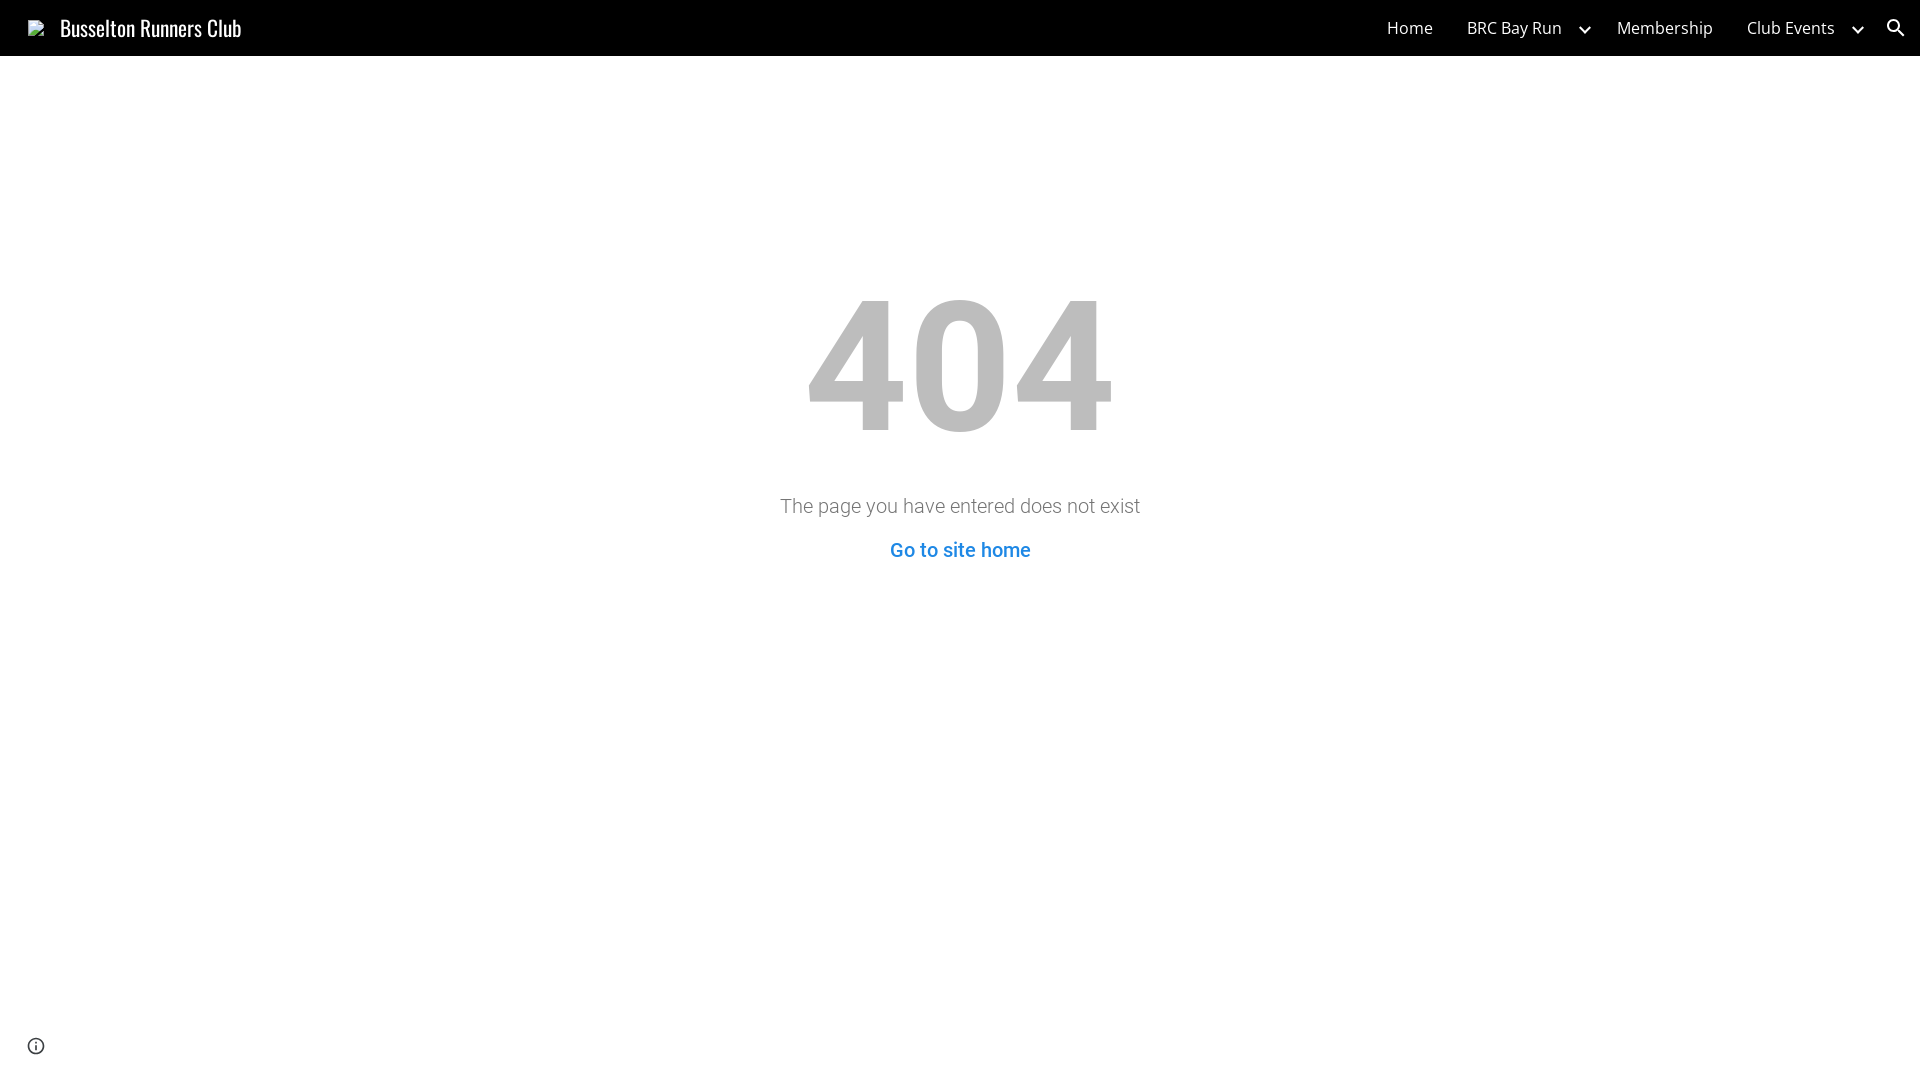 The height and width of the screenshot is (1080, 1920). What do you see at coordinates (1856, 27) in the screenshot?
I see `'Expand/Collapse'` at bounding box center [1856, 27].